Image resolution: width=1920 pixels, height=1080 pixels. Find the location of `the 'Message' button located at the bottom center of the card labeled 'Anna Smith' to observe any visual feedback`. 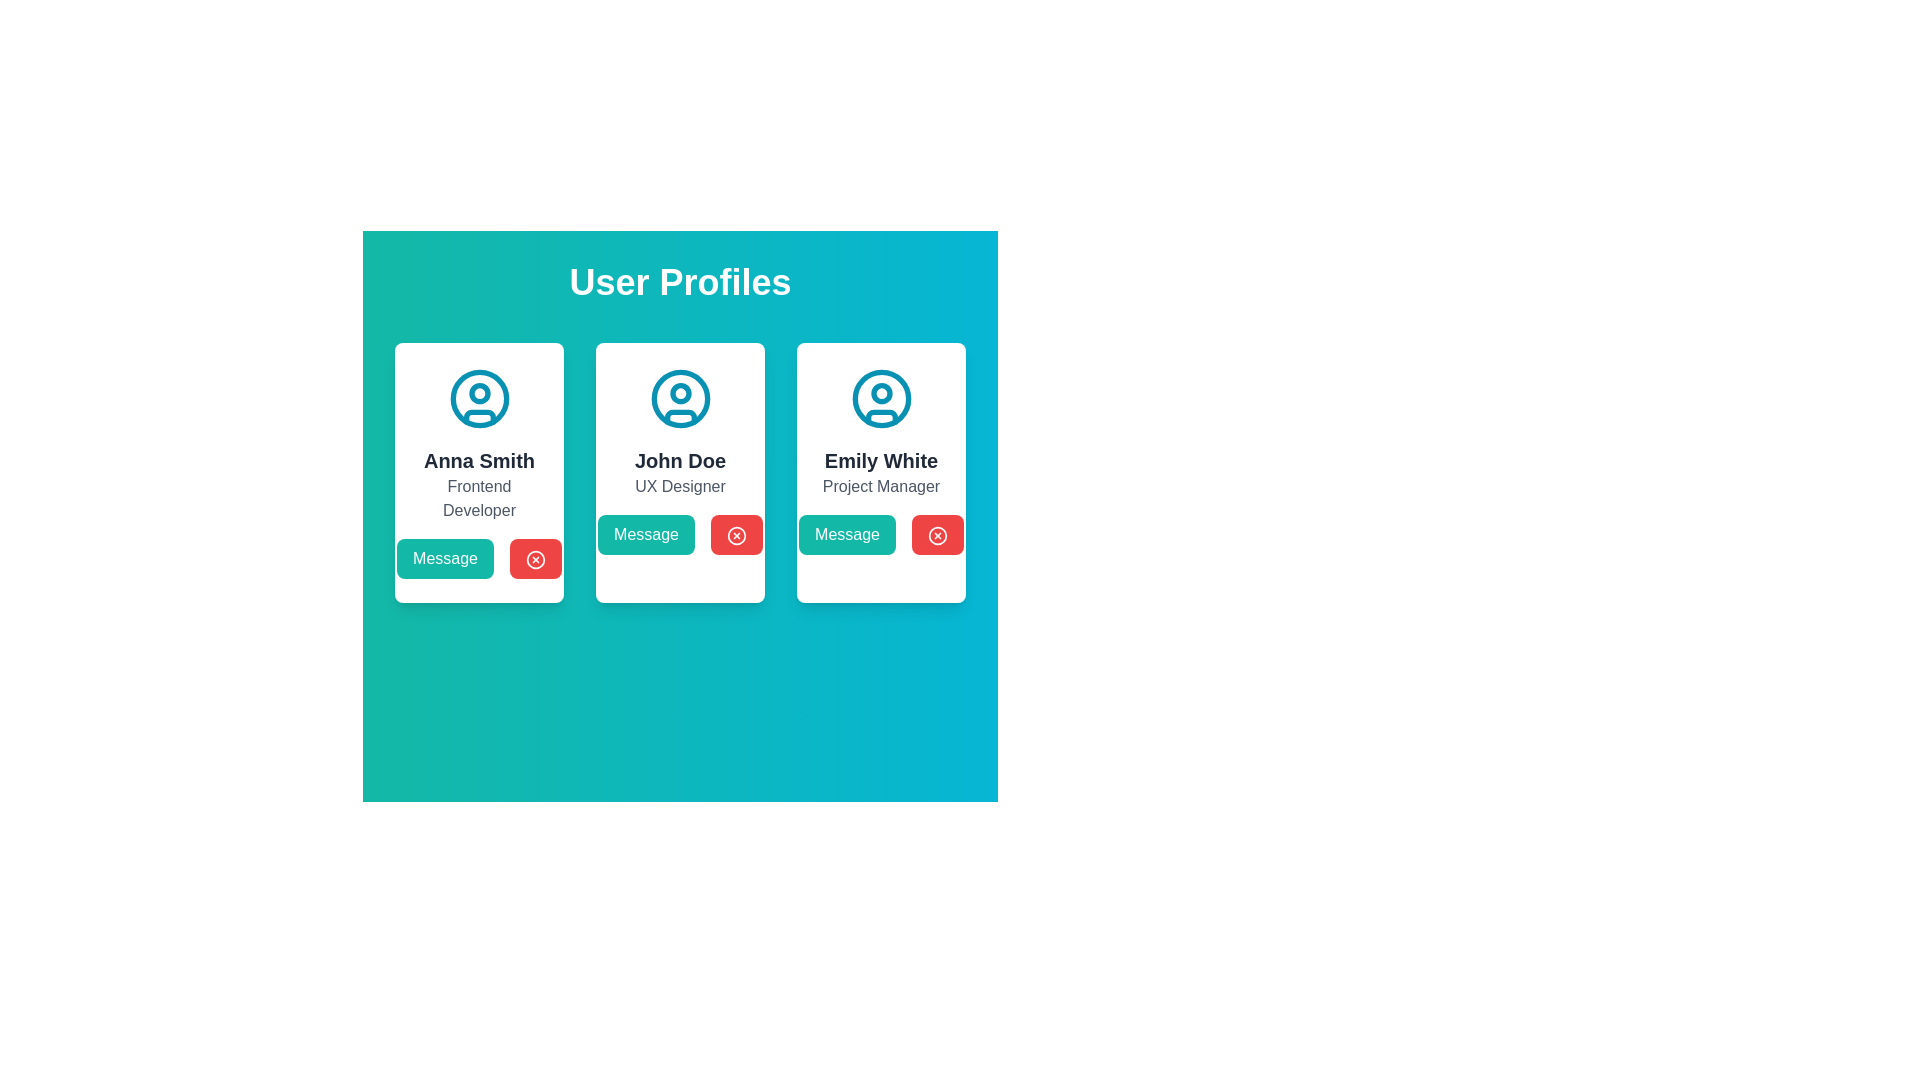

the 'Message' button located at the bottom center of the card labeled 'Anna Smith' to observe any visual feedback is located at coordinates (478, 559).